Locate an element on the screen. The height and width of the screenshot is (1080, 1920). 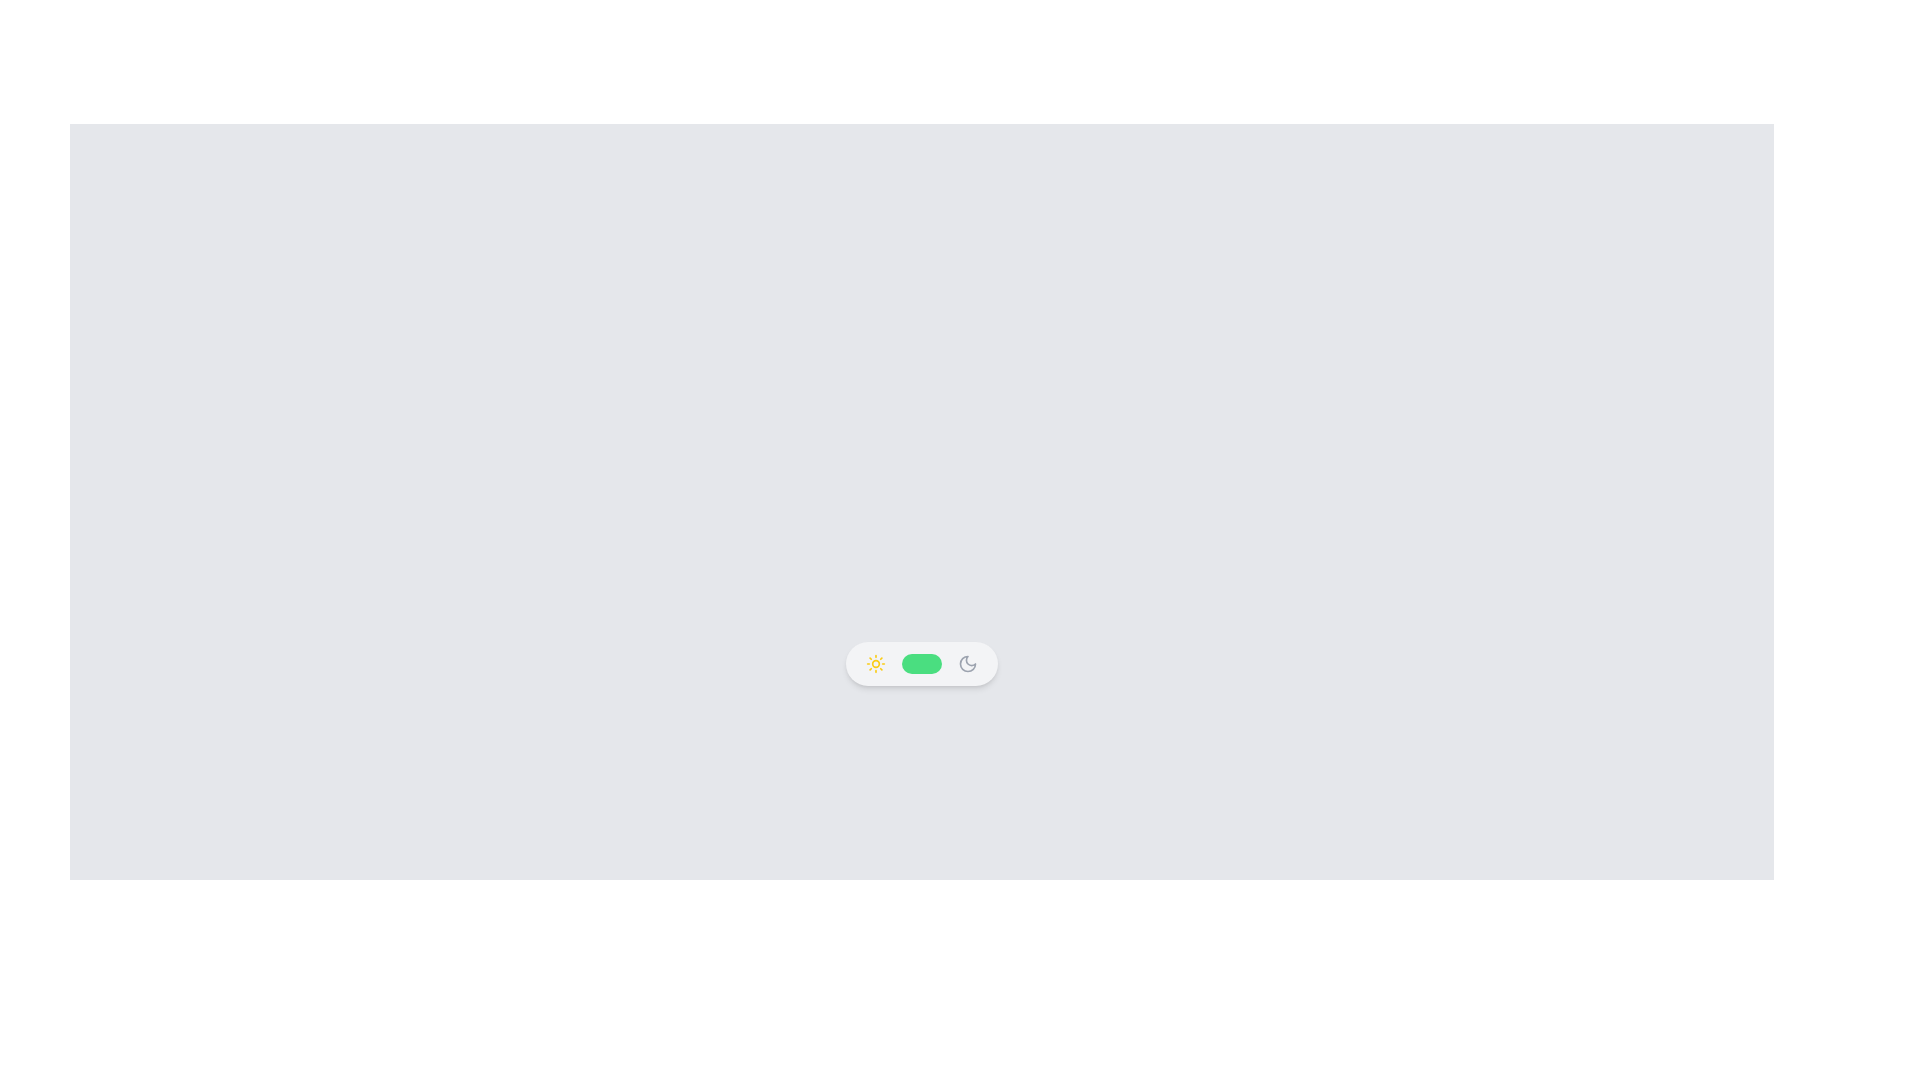
the circular moon icon located at the far right of a group containing a sun icon and a green toggle switch is located at coordinates (968, 663).